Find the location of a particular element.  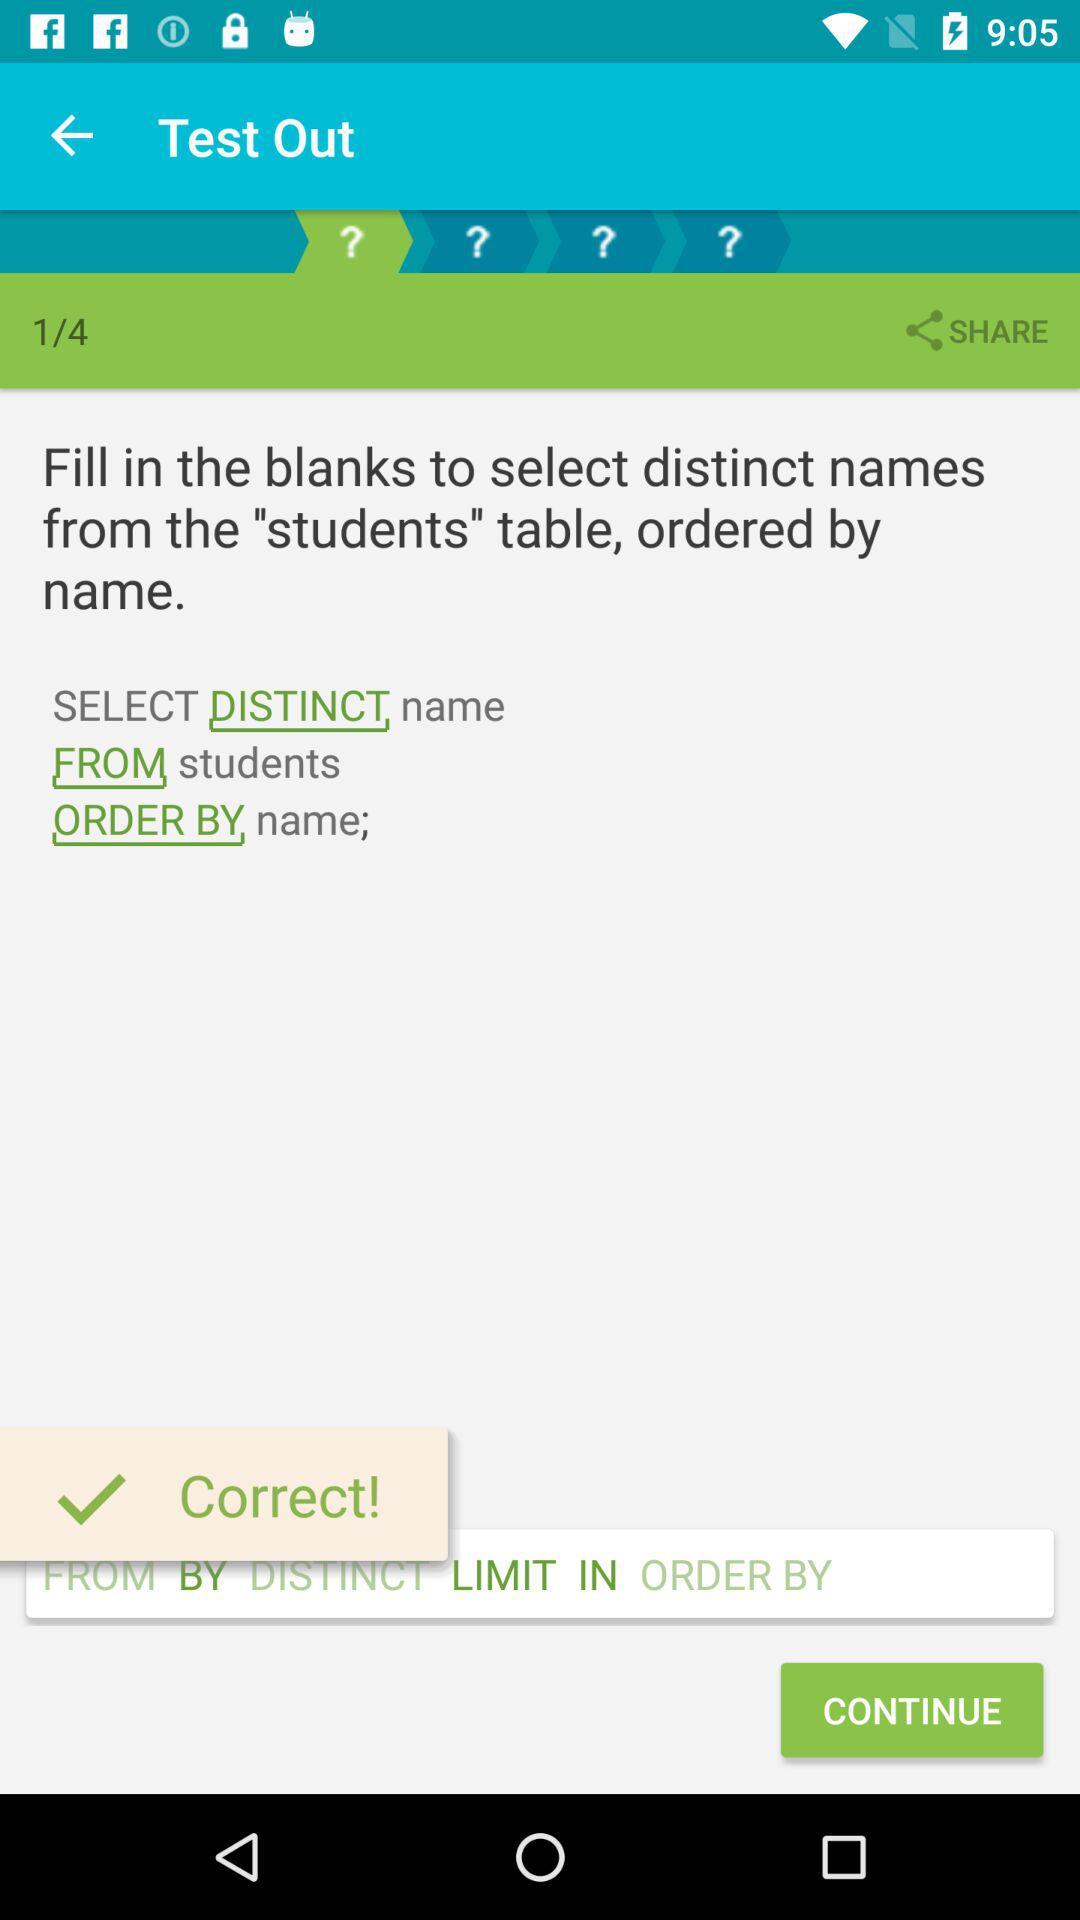

the share is located at coordinates (973, 330).